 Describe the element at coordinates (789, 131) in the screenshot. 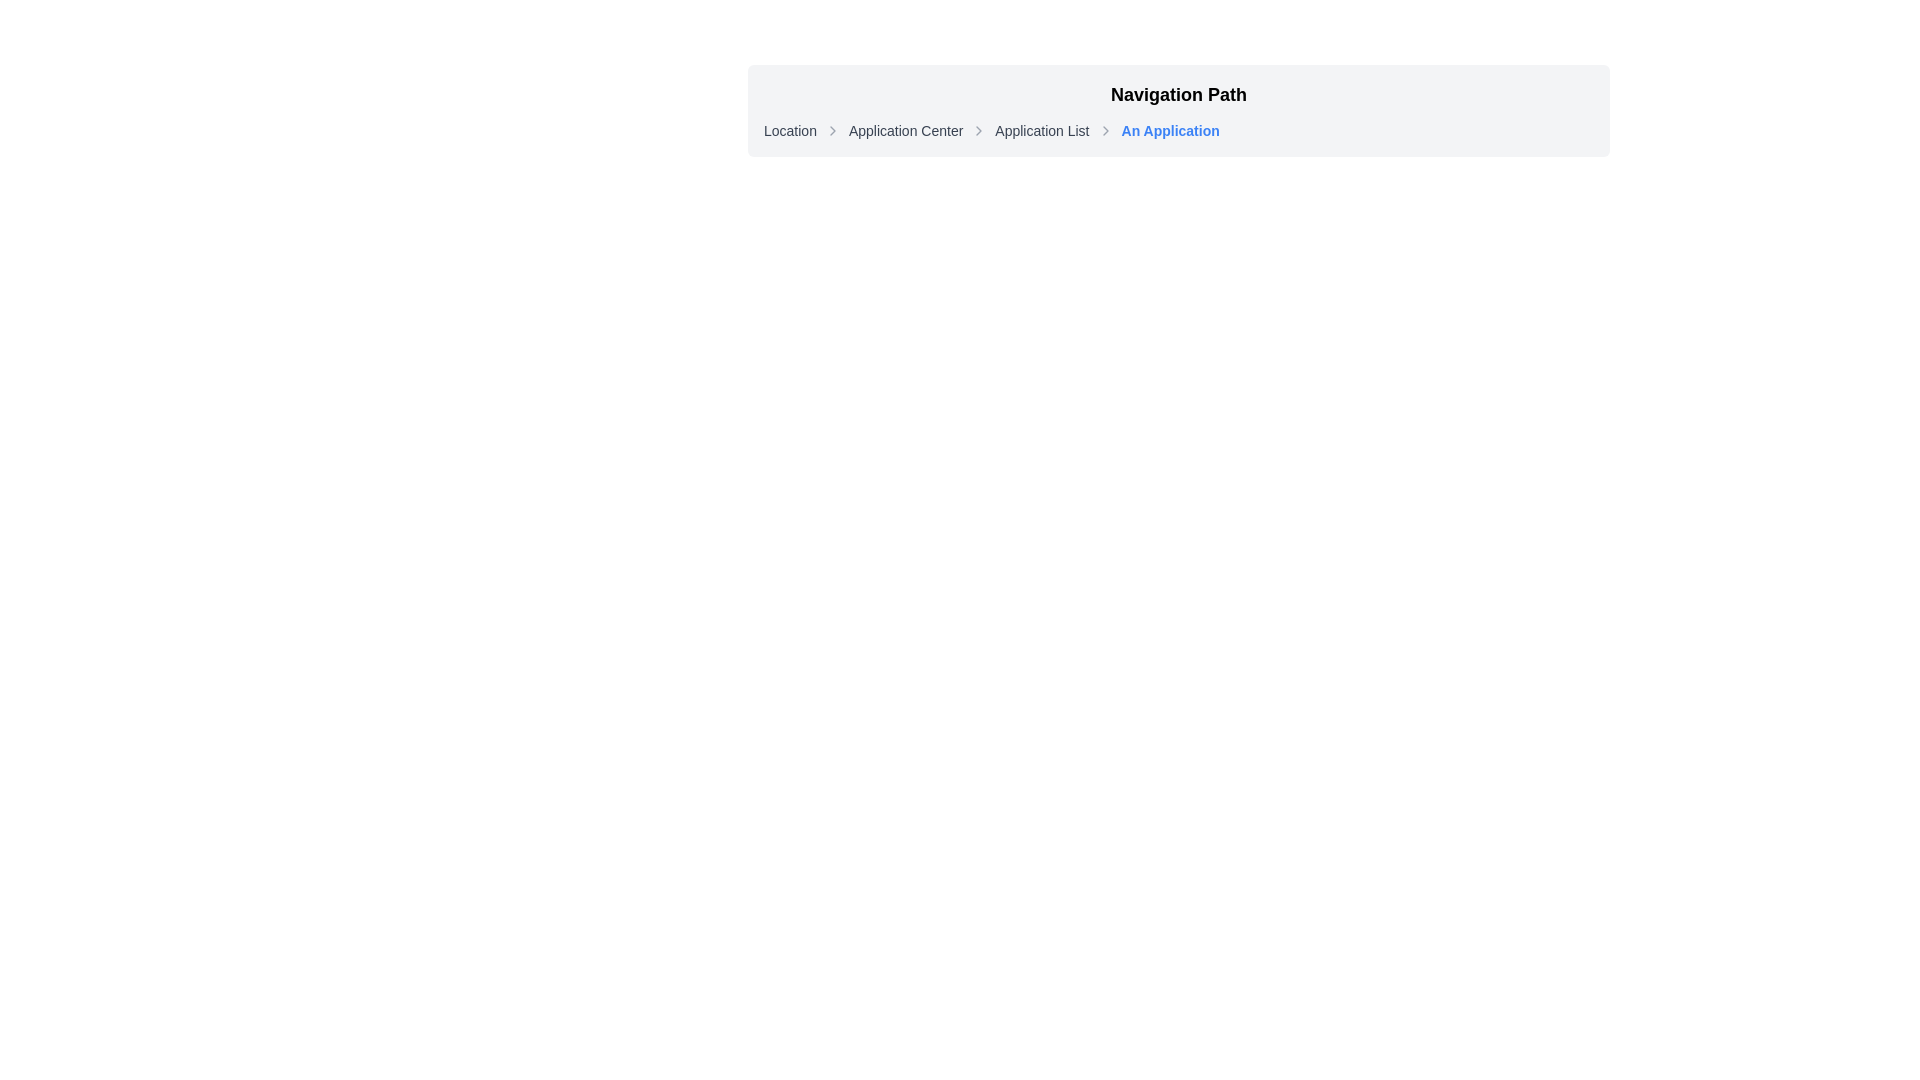

I see `the 'Location' interactive text link in the breadcrumb navigation bar to trigger the underlined hover effect` at that location.